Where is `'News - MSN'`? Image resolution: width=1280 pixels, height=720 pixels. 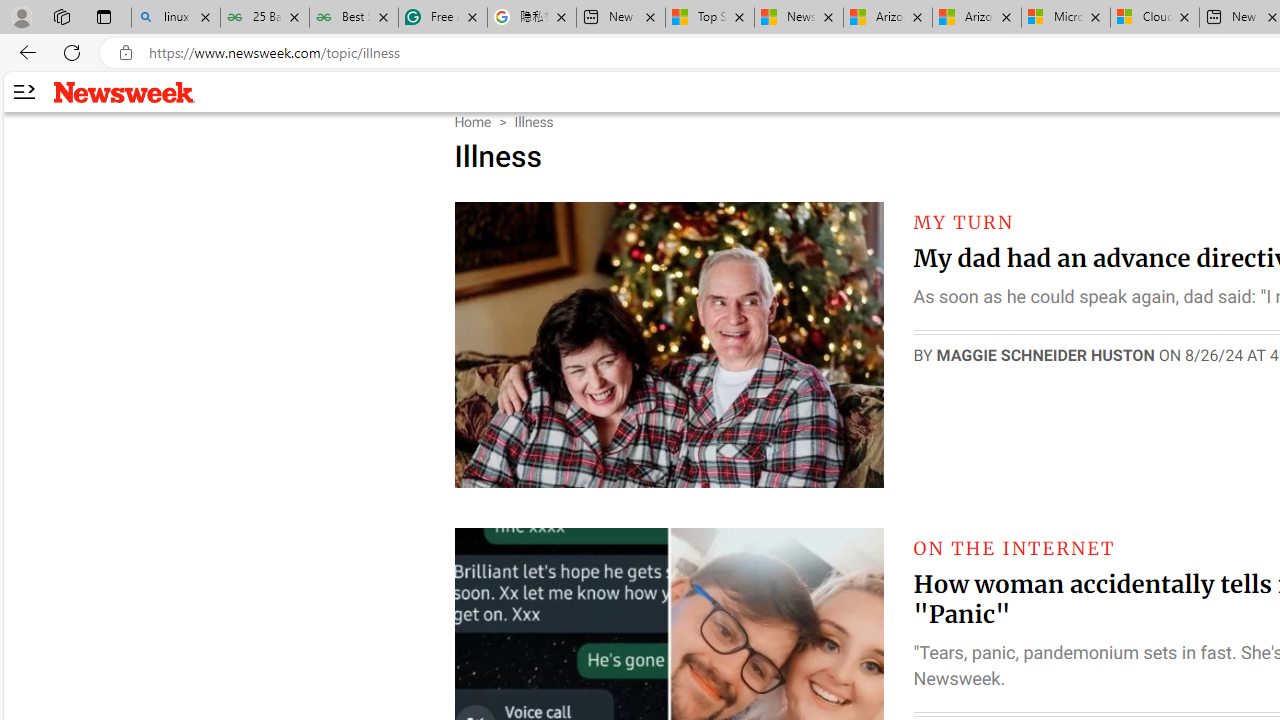
'News - MSN' is located at coordinates (798, 17).